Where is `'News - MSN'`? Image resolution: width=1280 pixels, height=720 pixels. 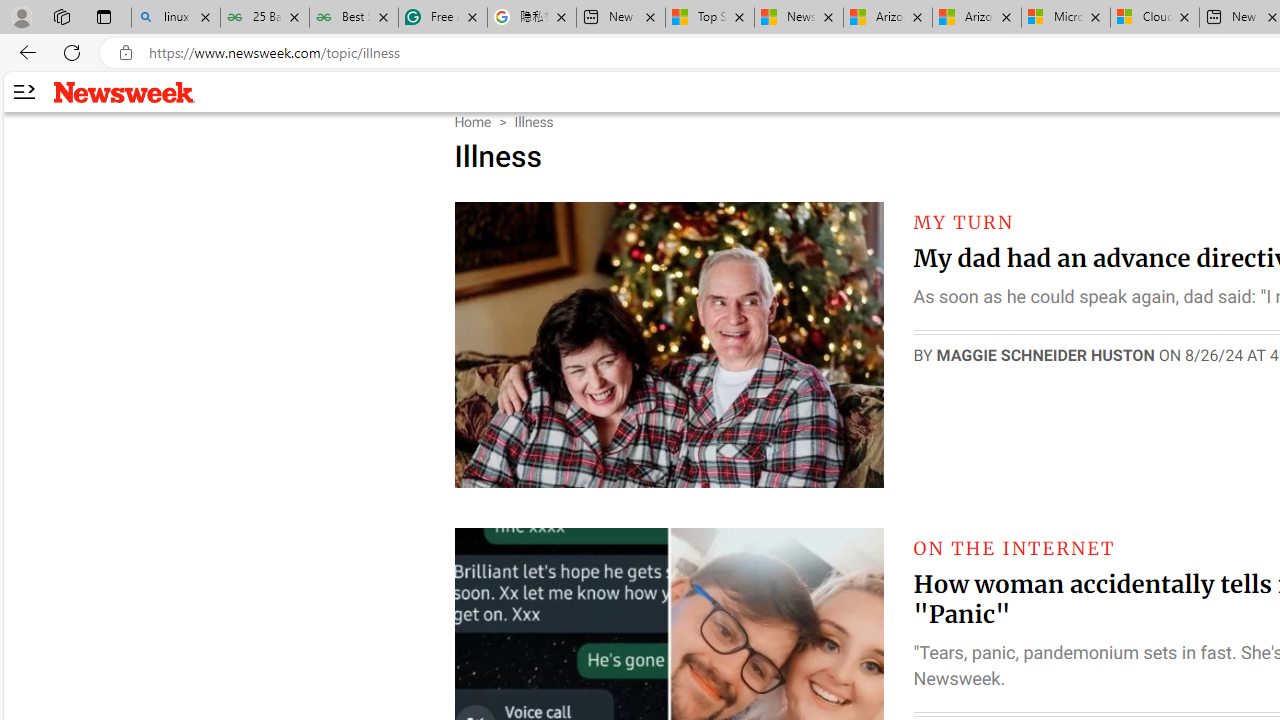
'News - MSN' is located at coordinates (798, 17).